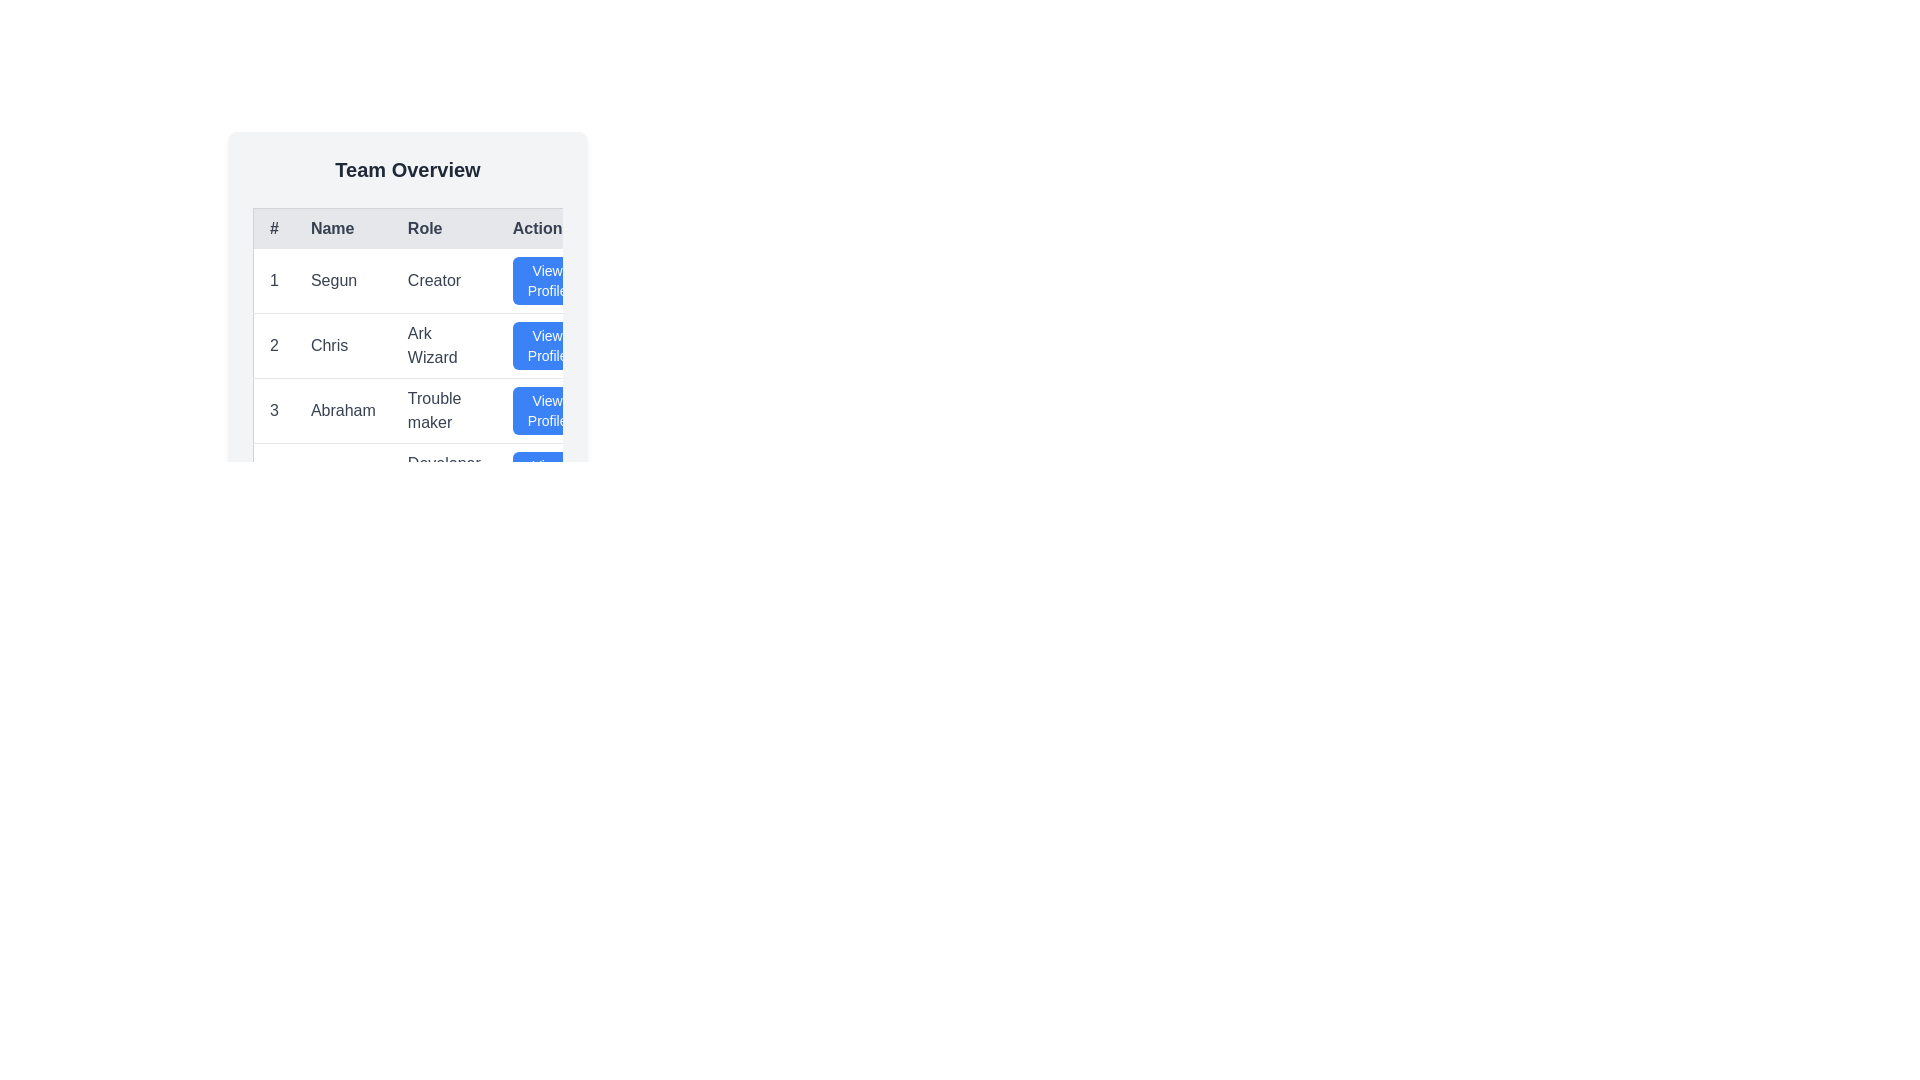  What do you see at coordinates (273, 410) in the screenshot?
I see `the numeric text label displaying the number '3', which is located in the first column of the third row of the table under the '#' header` at bounding box center [273, 410].